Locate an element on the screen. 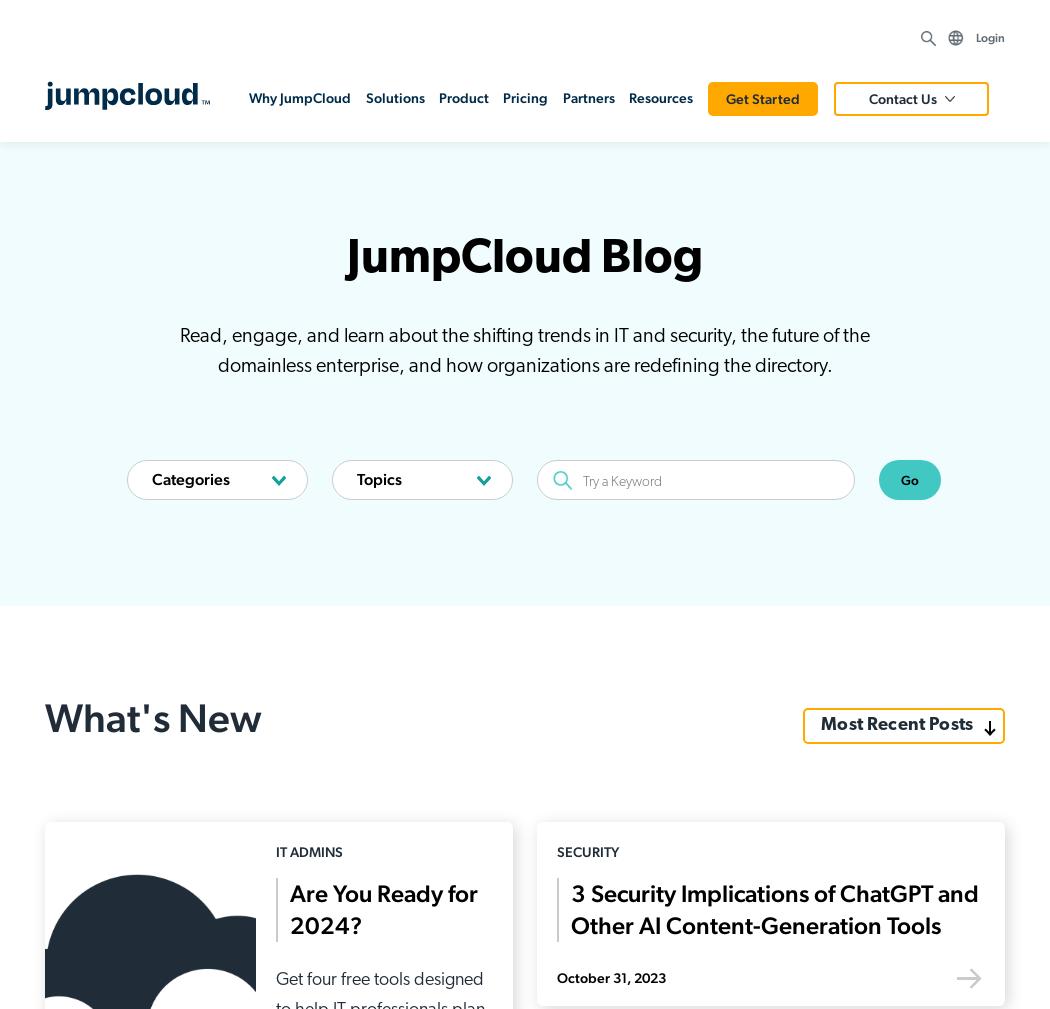  'Listen Now' is located at coordinates (877, 459).